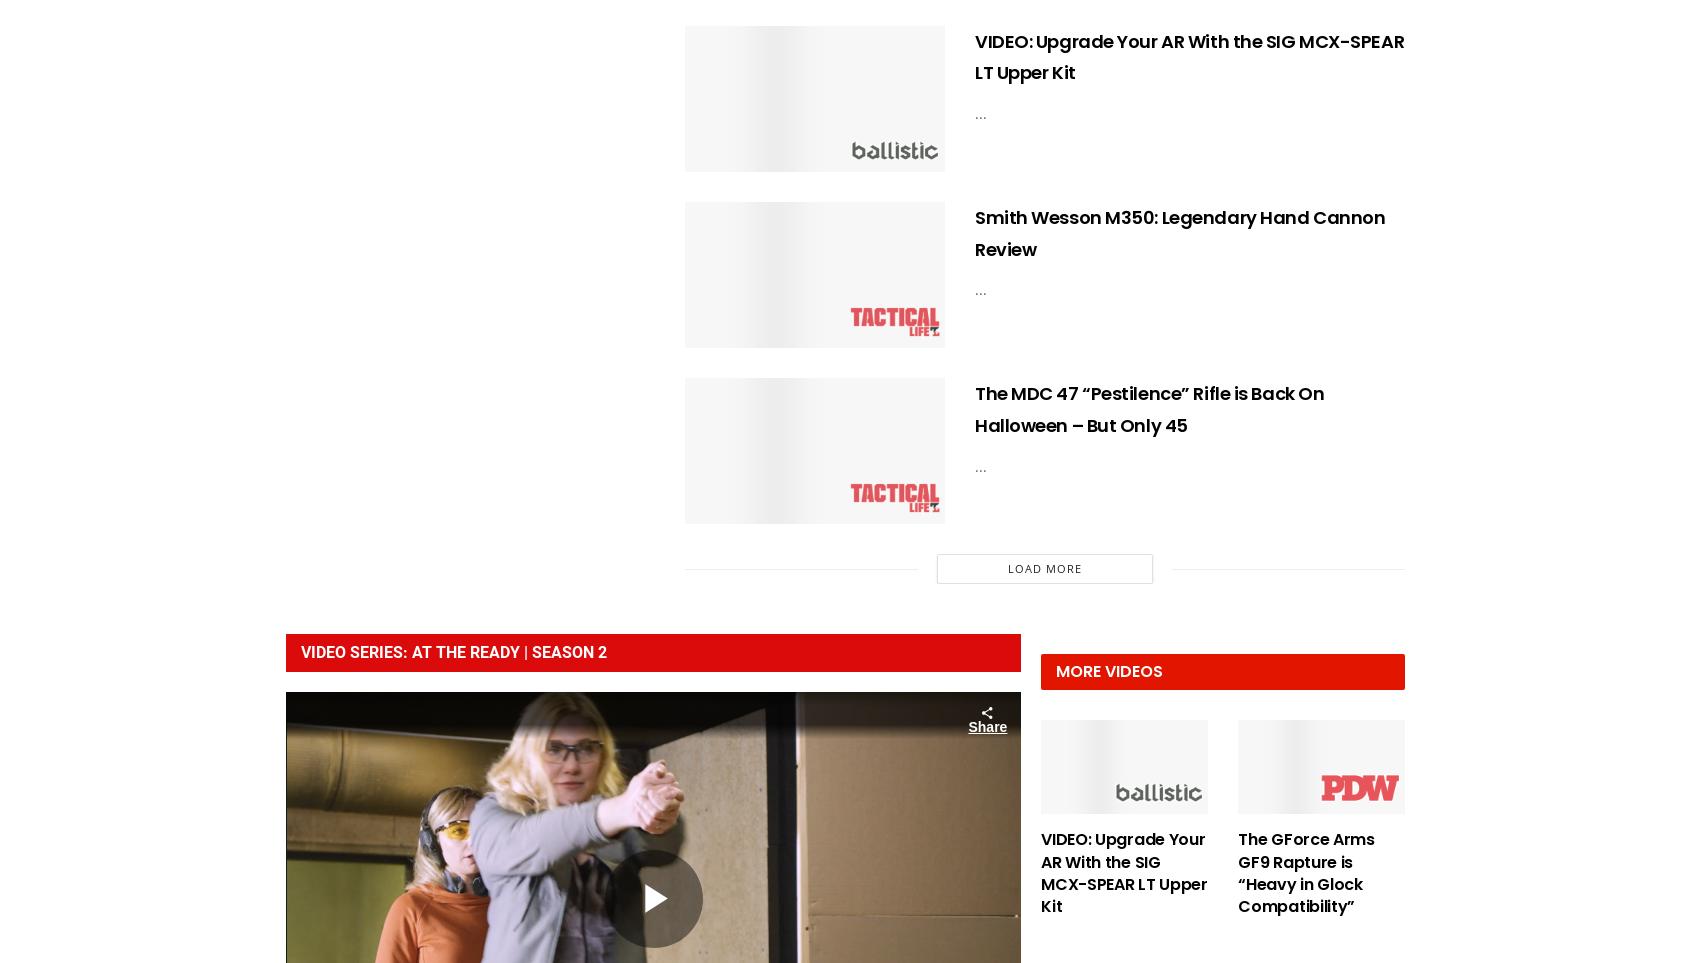 The height and width of the screenshot is (963, 1692). What do you see at coordinates (1305, 872) in the screenshot?
I see `'The GForce Arms GF9 Rapture is “Heavy in Glock Compatibility”'` at bounding box center [1305, 872].